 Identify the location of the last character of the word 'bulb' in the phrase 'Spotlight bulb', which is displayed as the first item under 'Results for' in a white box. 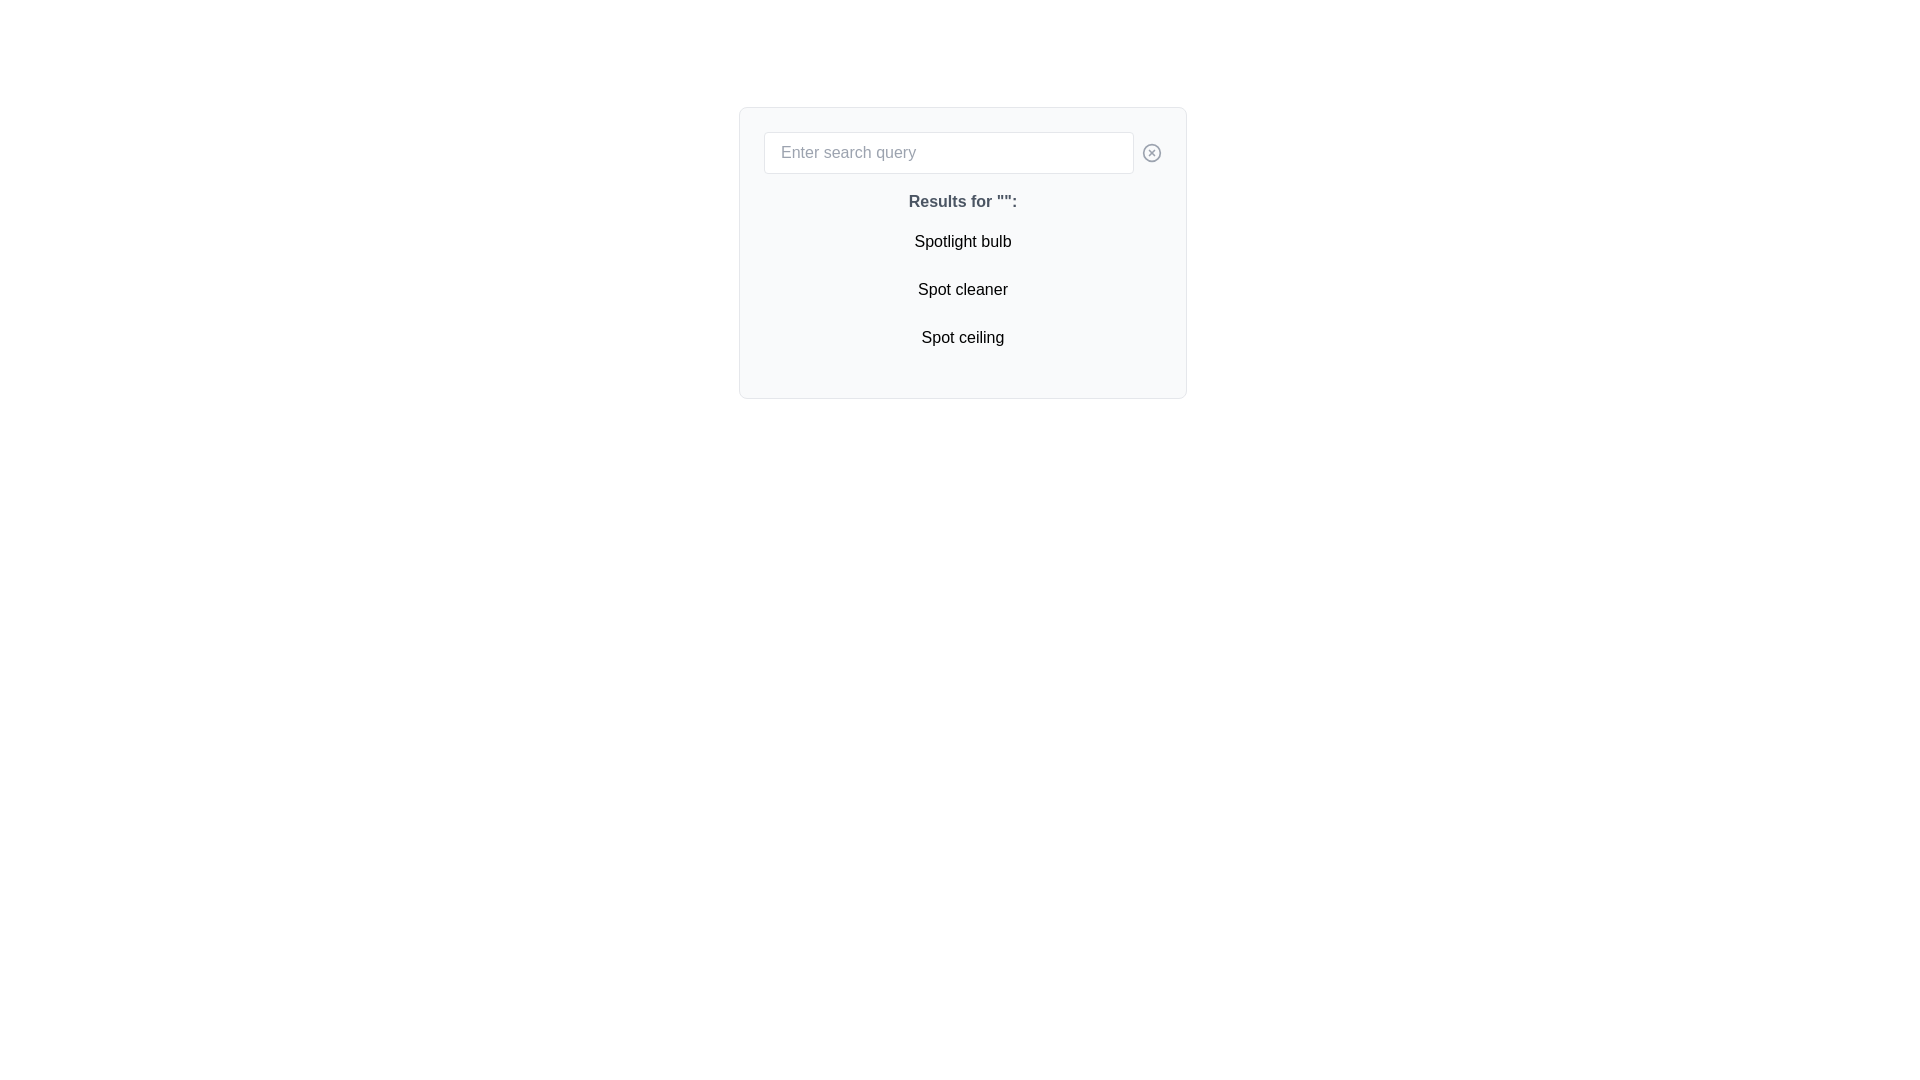
(1000, 240).